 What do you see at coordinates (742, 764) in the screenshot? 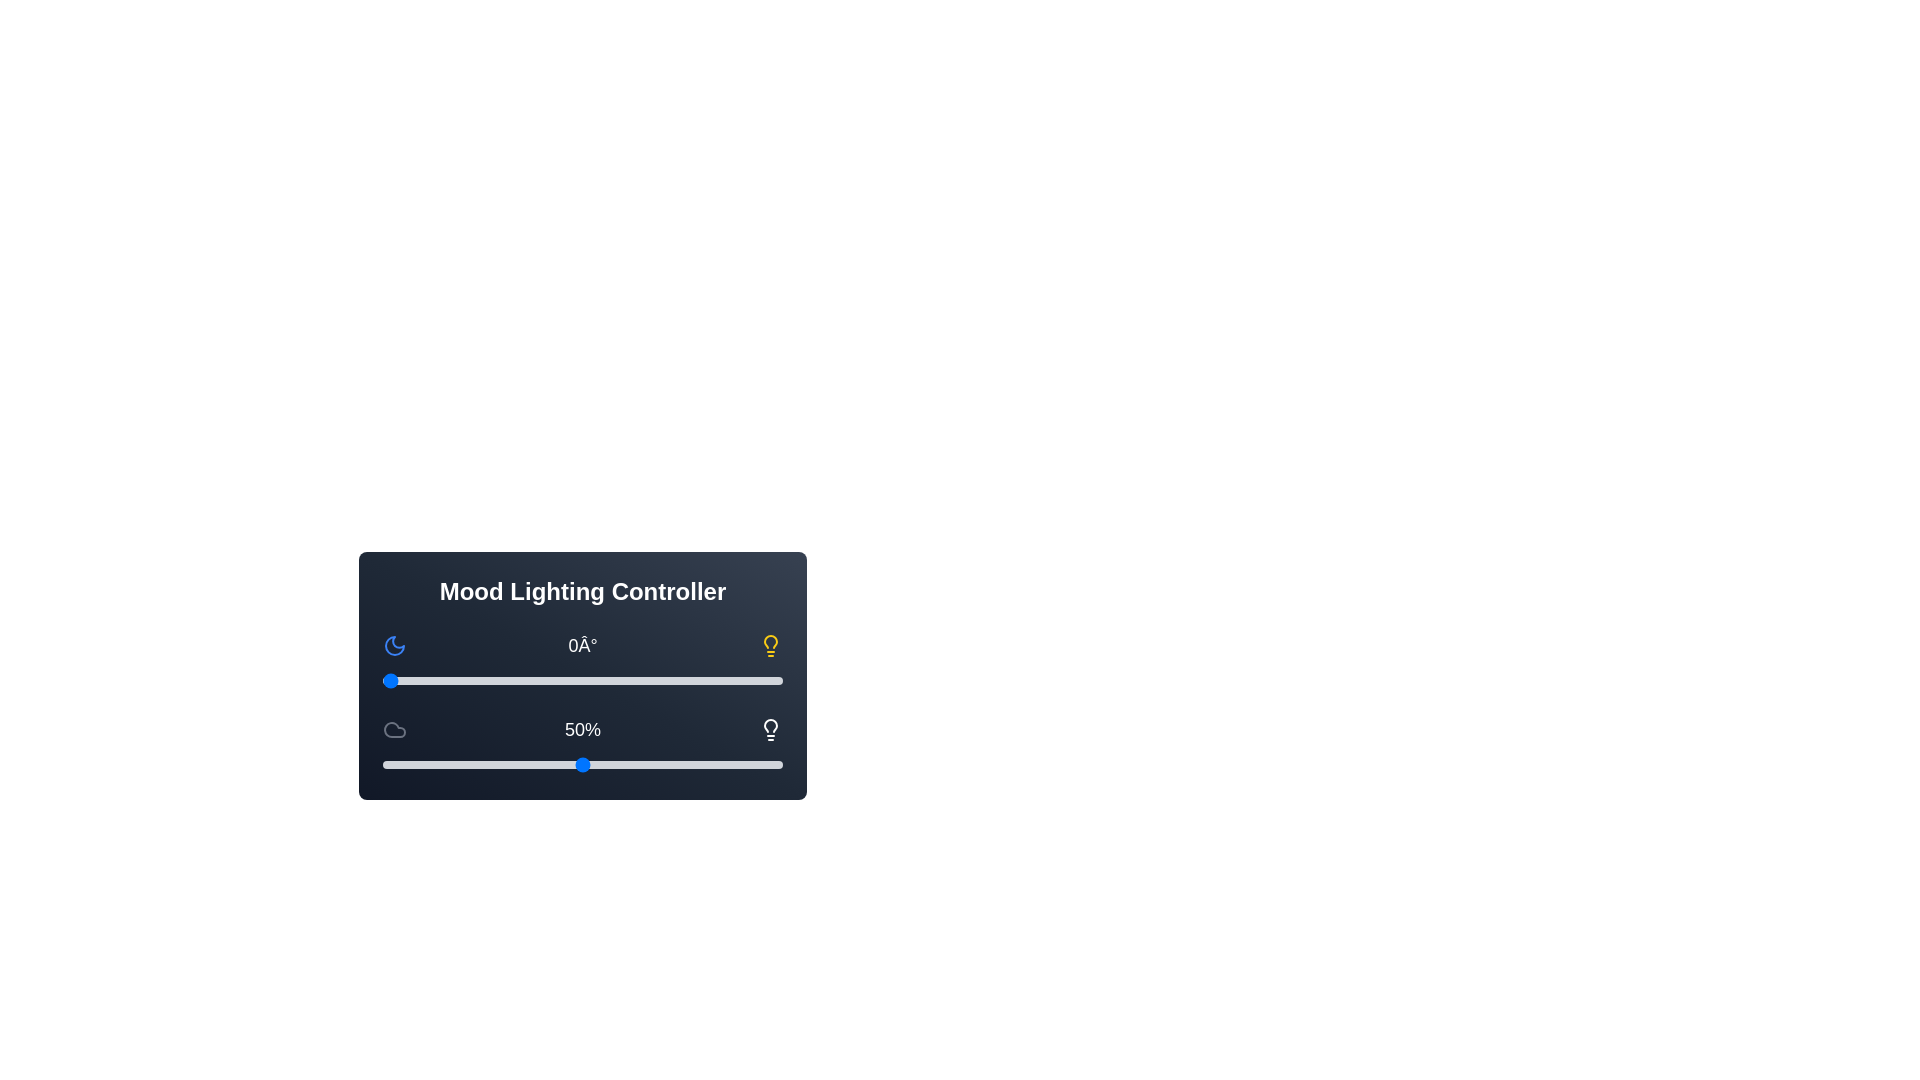
I see `the light intensity to 90% by adjusting the slider` at bounding box center [742, 764].